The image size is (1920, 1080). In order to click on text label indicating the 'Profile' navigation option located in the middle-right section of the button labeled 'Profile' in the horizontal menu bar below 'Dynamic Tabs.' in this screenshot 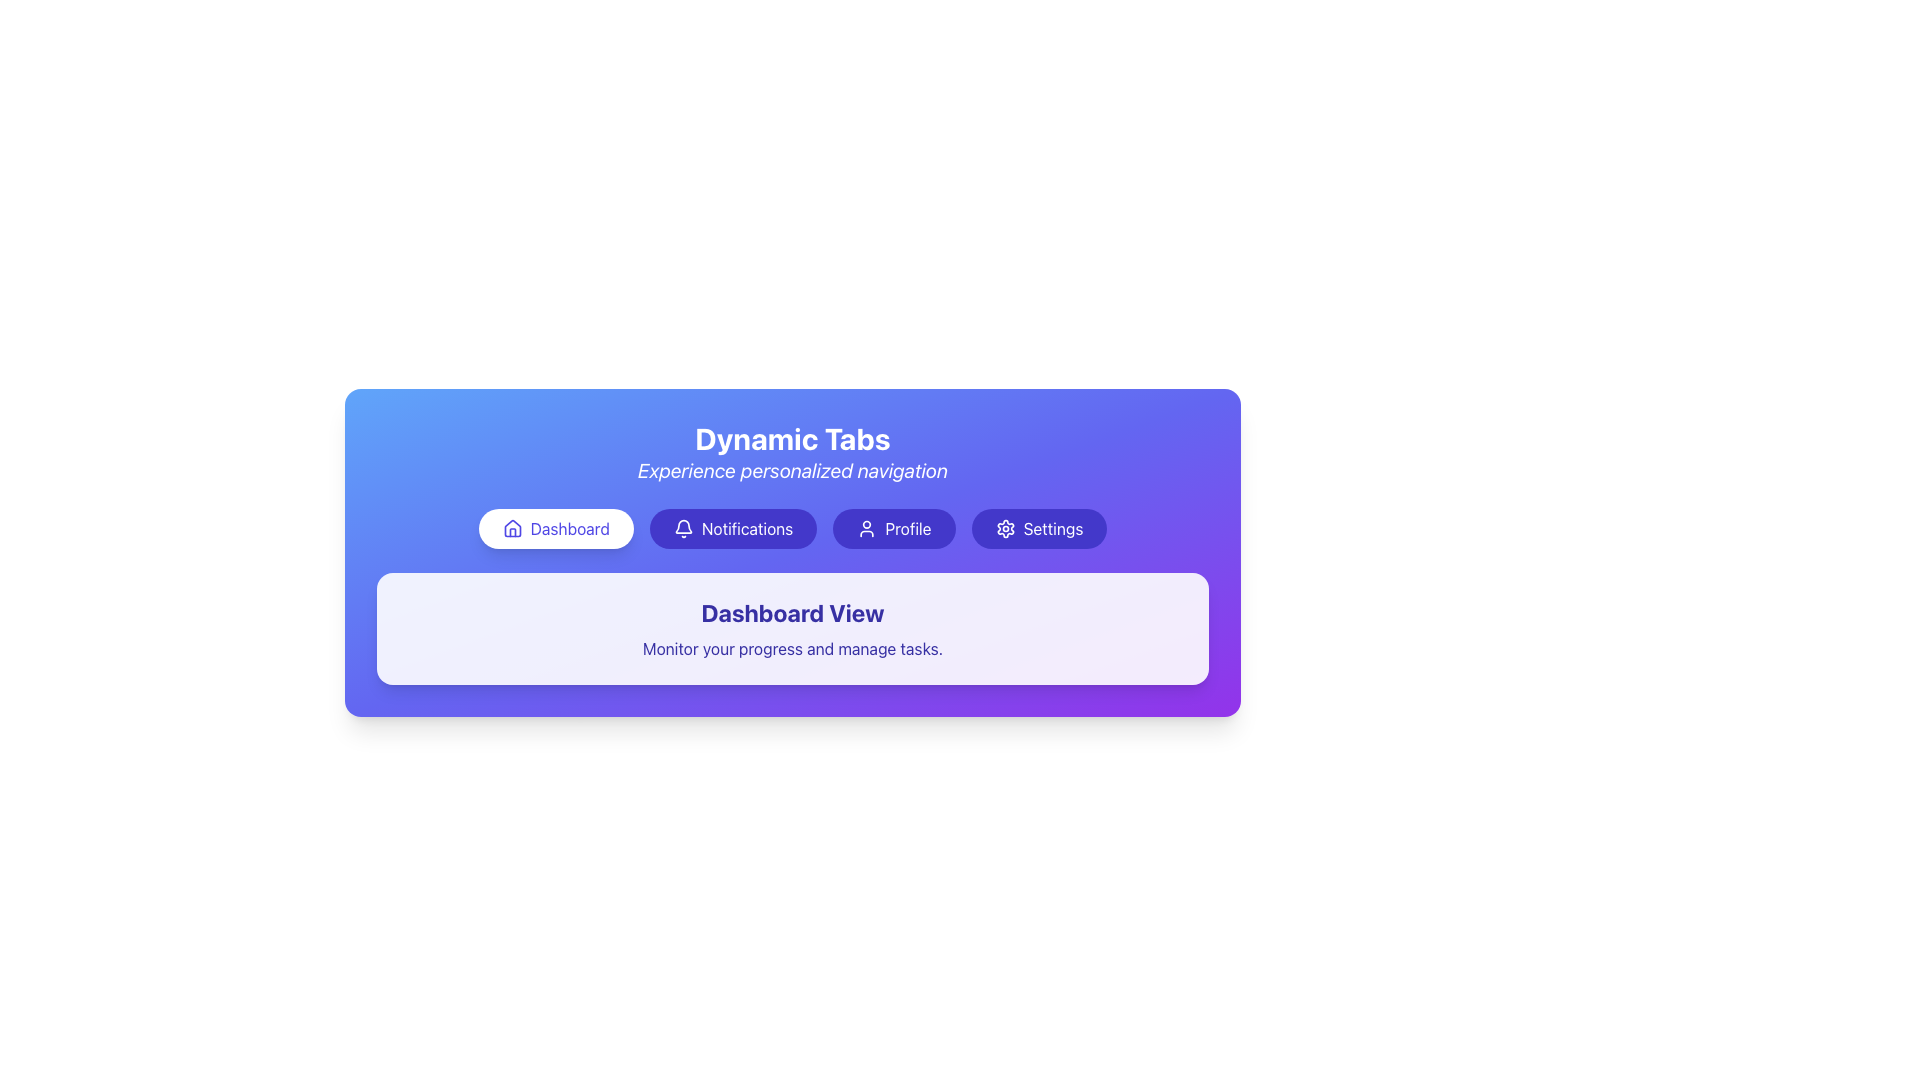, I will do `click(907, 527)`.